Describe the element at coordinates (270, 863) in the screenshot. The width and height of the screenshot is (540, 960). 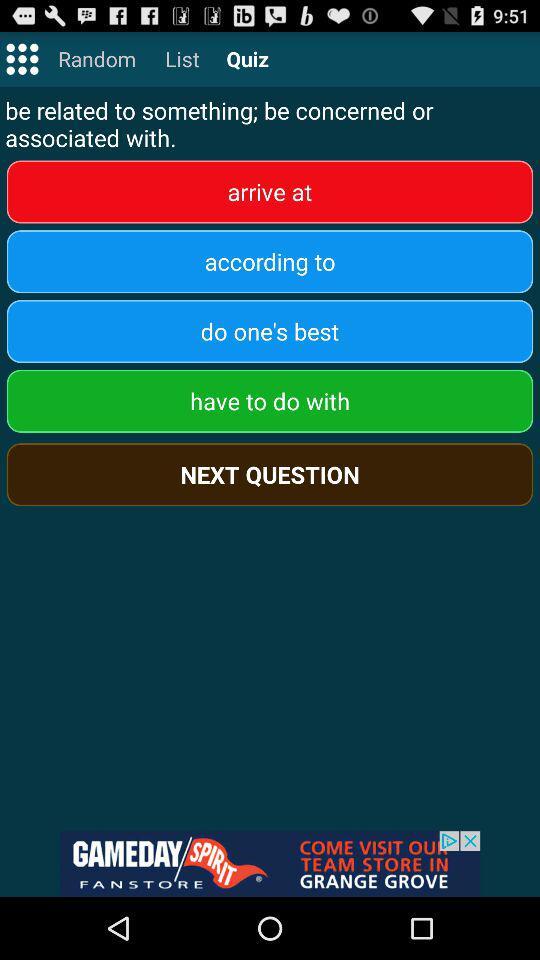
I see `advertisement` at that location.